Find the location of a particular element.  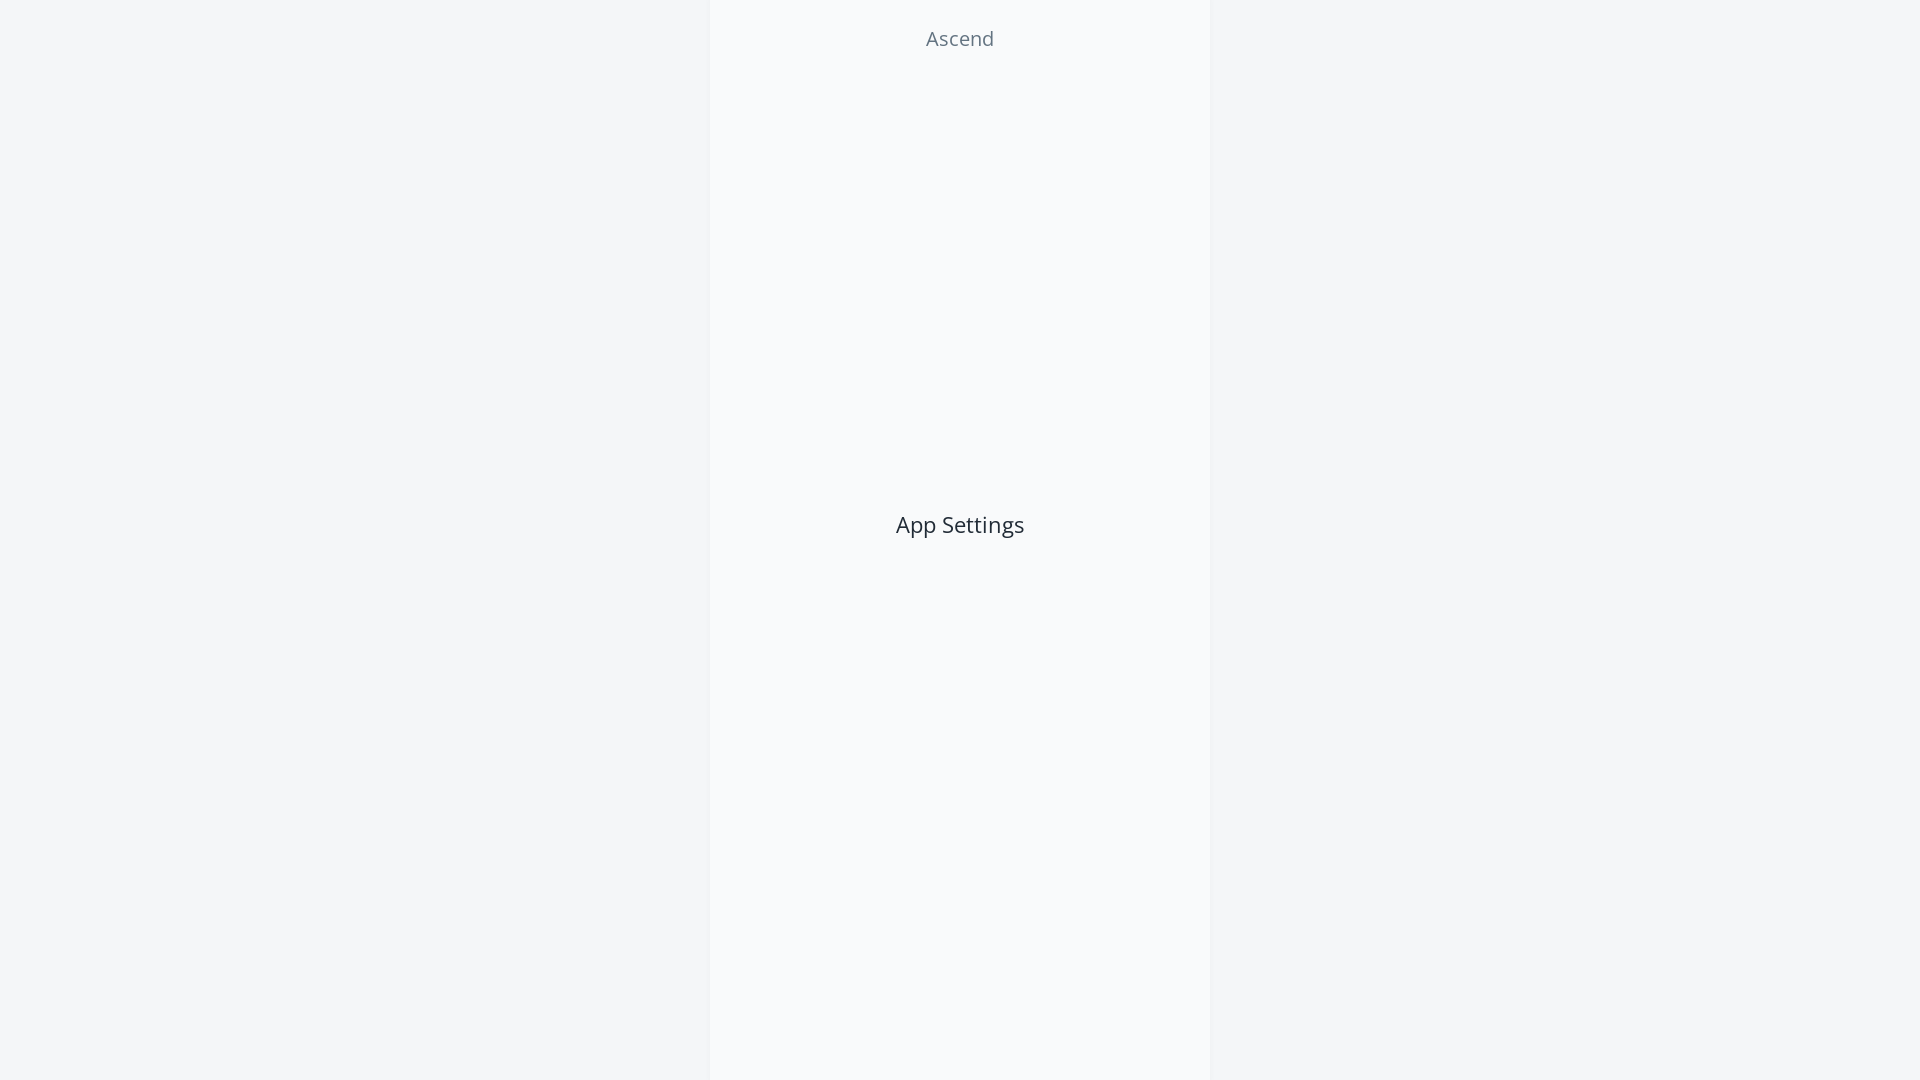

'App Settings' is located at coordinates (960, 523).